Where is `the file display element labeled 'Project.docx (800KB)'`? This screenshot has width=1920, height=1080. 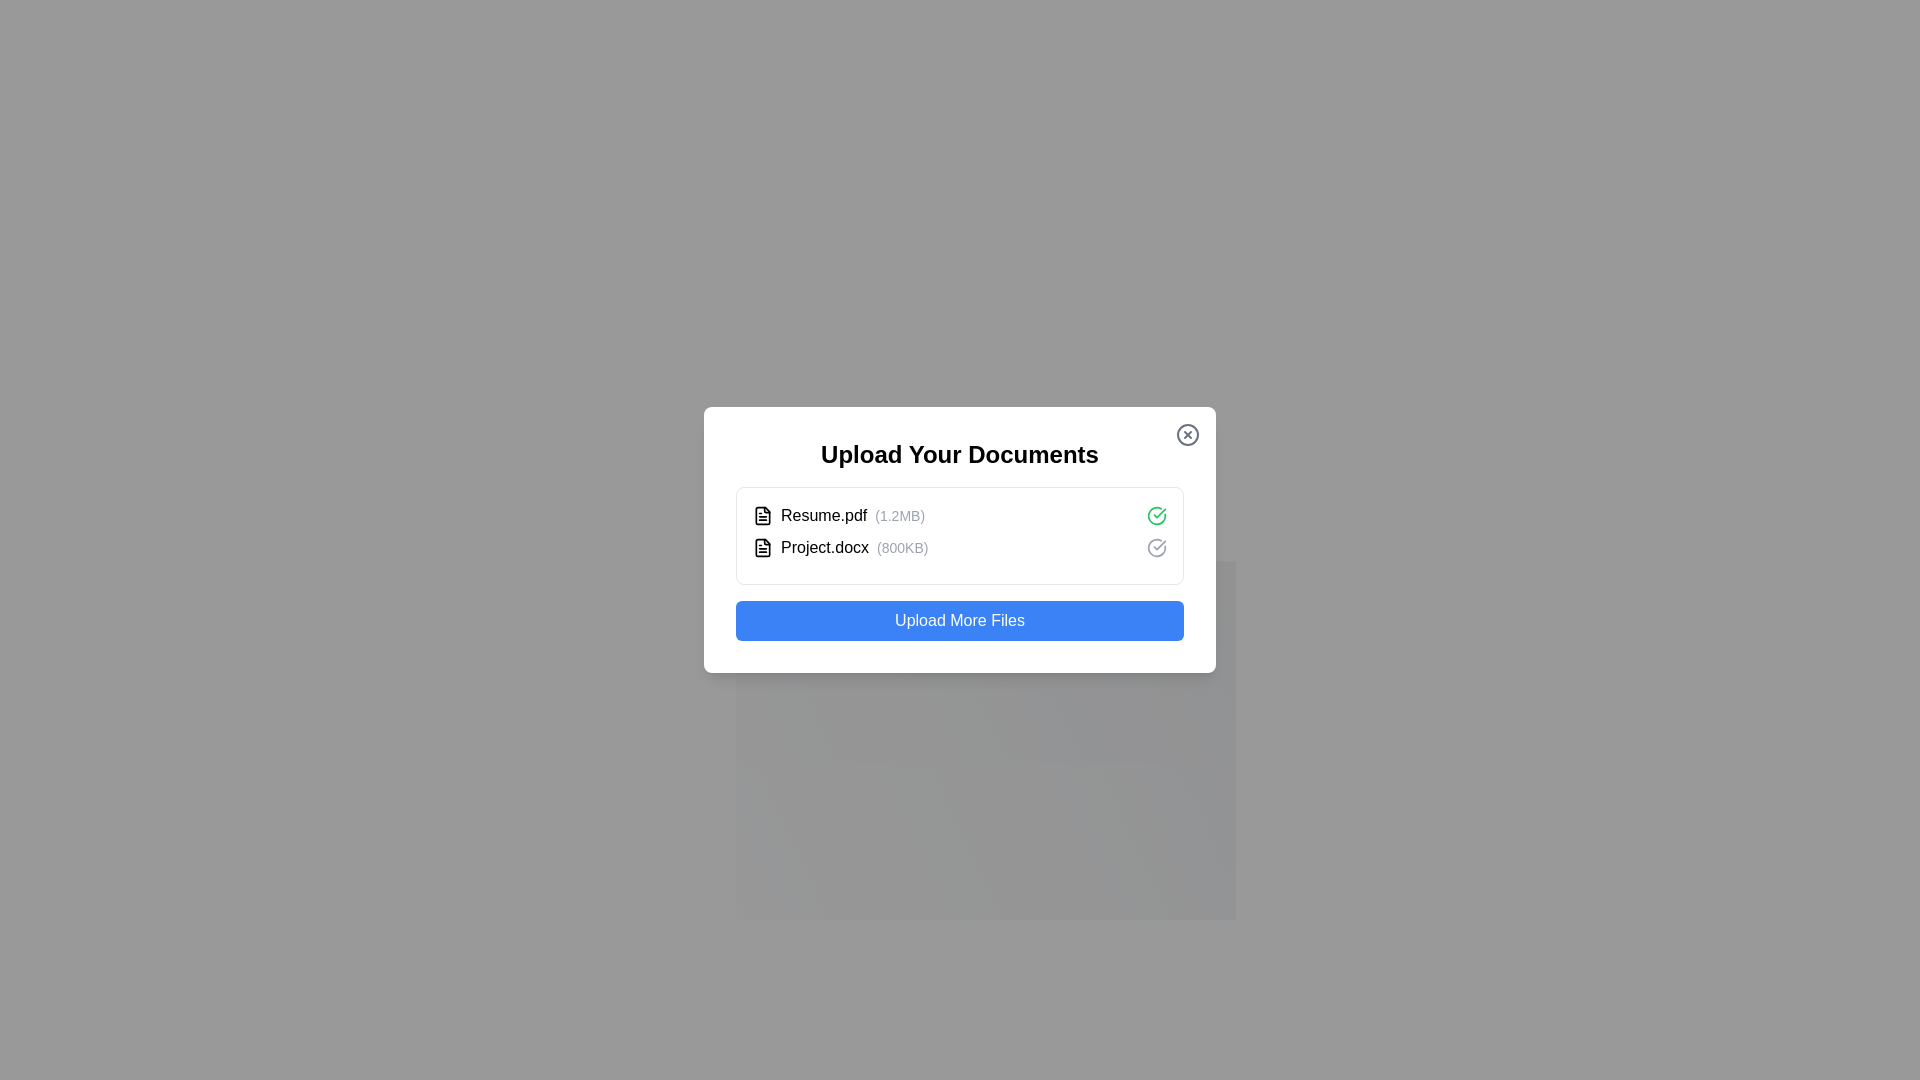 the file display element labeled 'Project.docx (800KB)' is located at coordinates (840, 547).